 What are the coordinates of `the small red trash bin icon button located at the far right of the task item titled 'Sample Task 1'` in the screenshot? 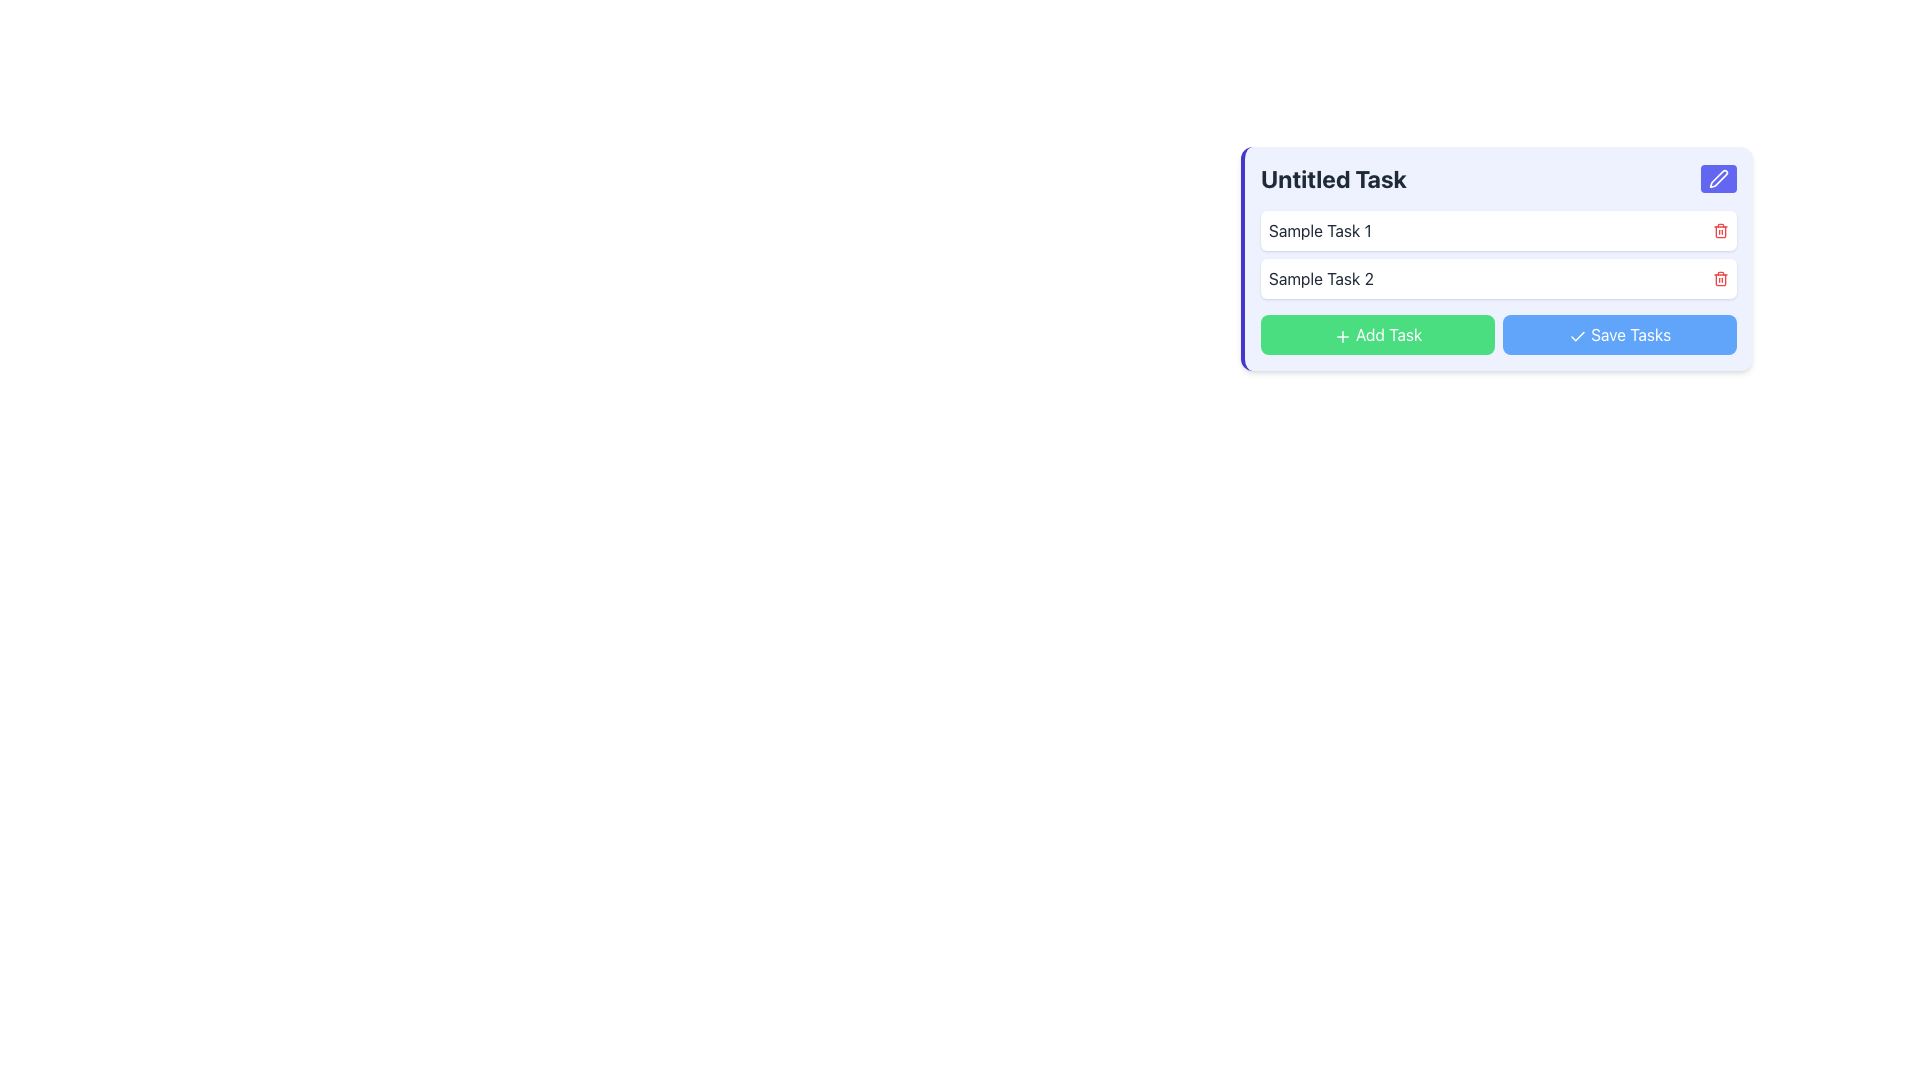 It's located at (1720, 230).